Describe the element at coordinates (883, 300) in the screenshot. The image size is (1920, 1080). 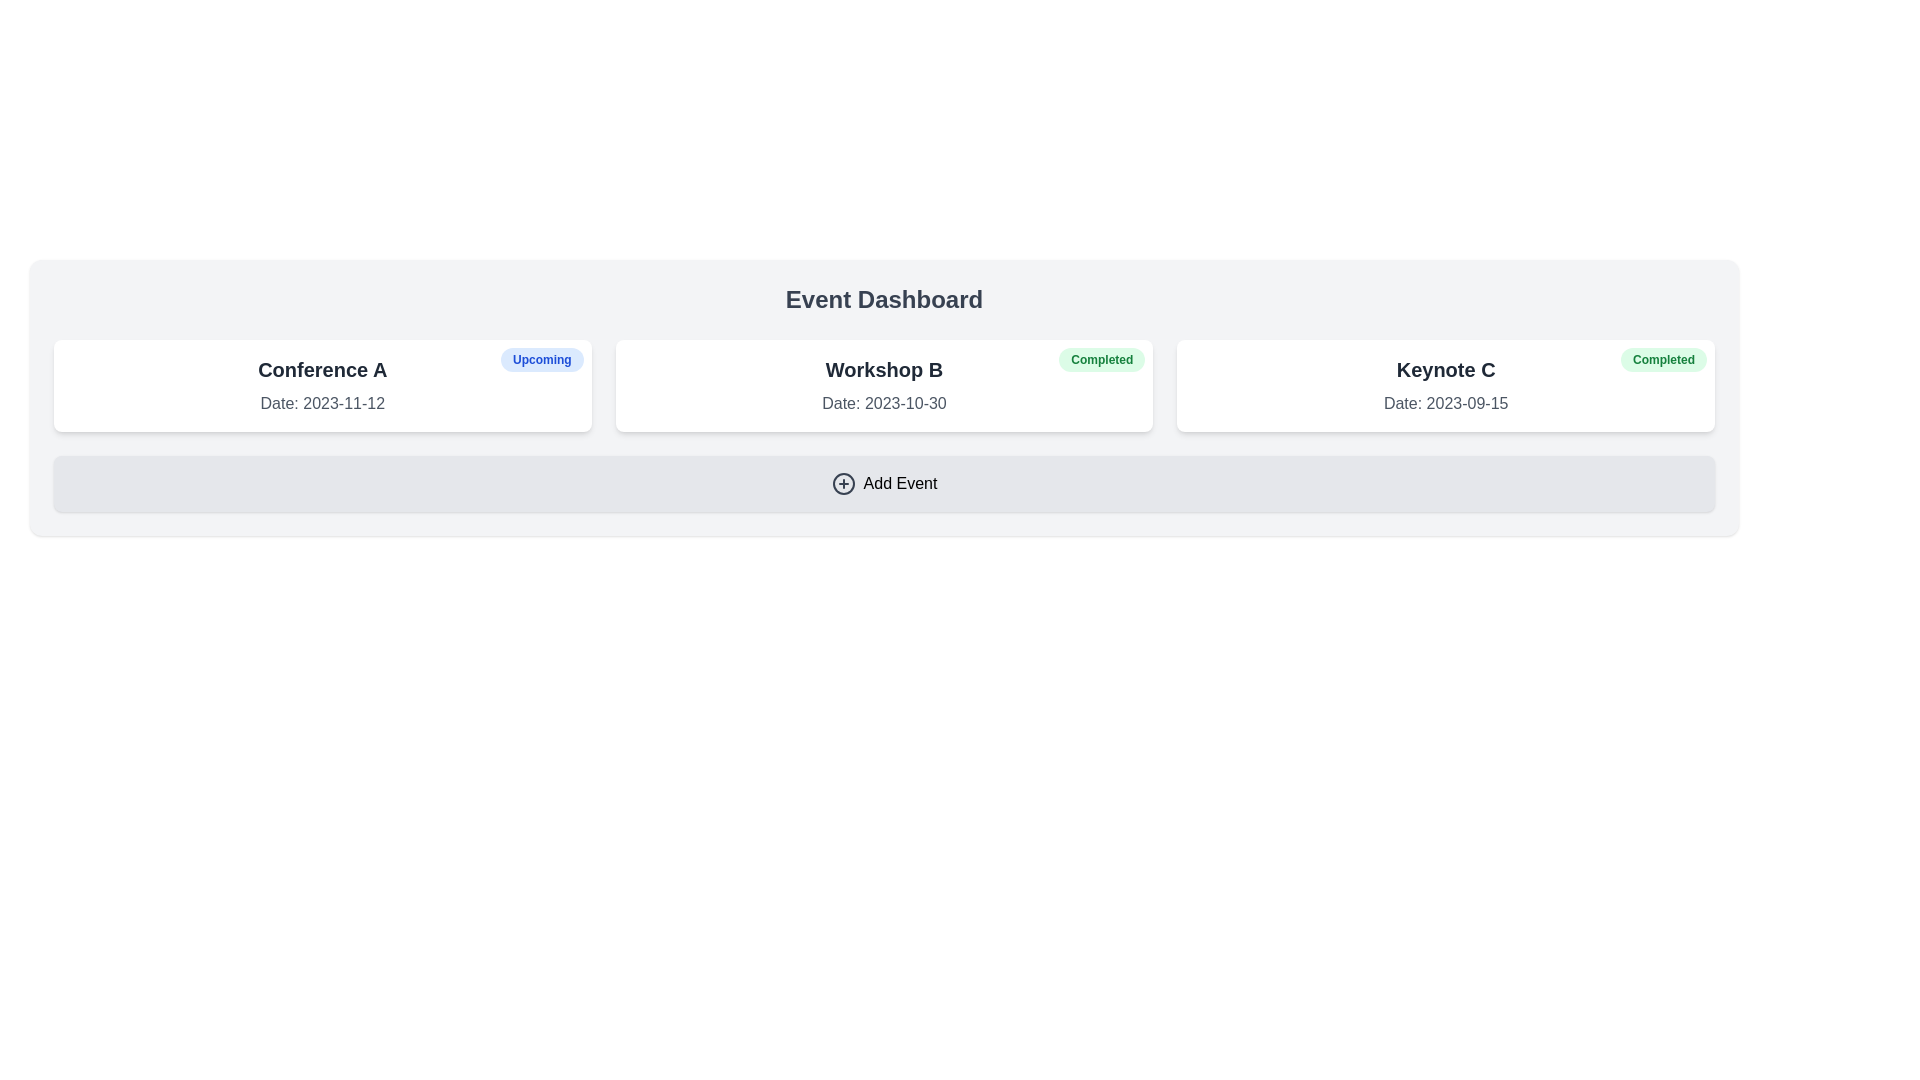
I see `the Text label (header) that serves as a title for the event management dashboard, located at the top of the interface` at that location.